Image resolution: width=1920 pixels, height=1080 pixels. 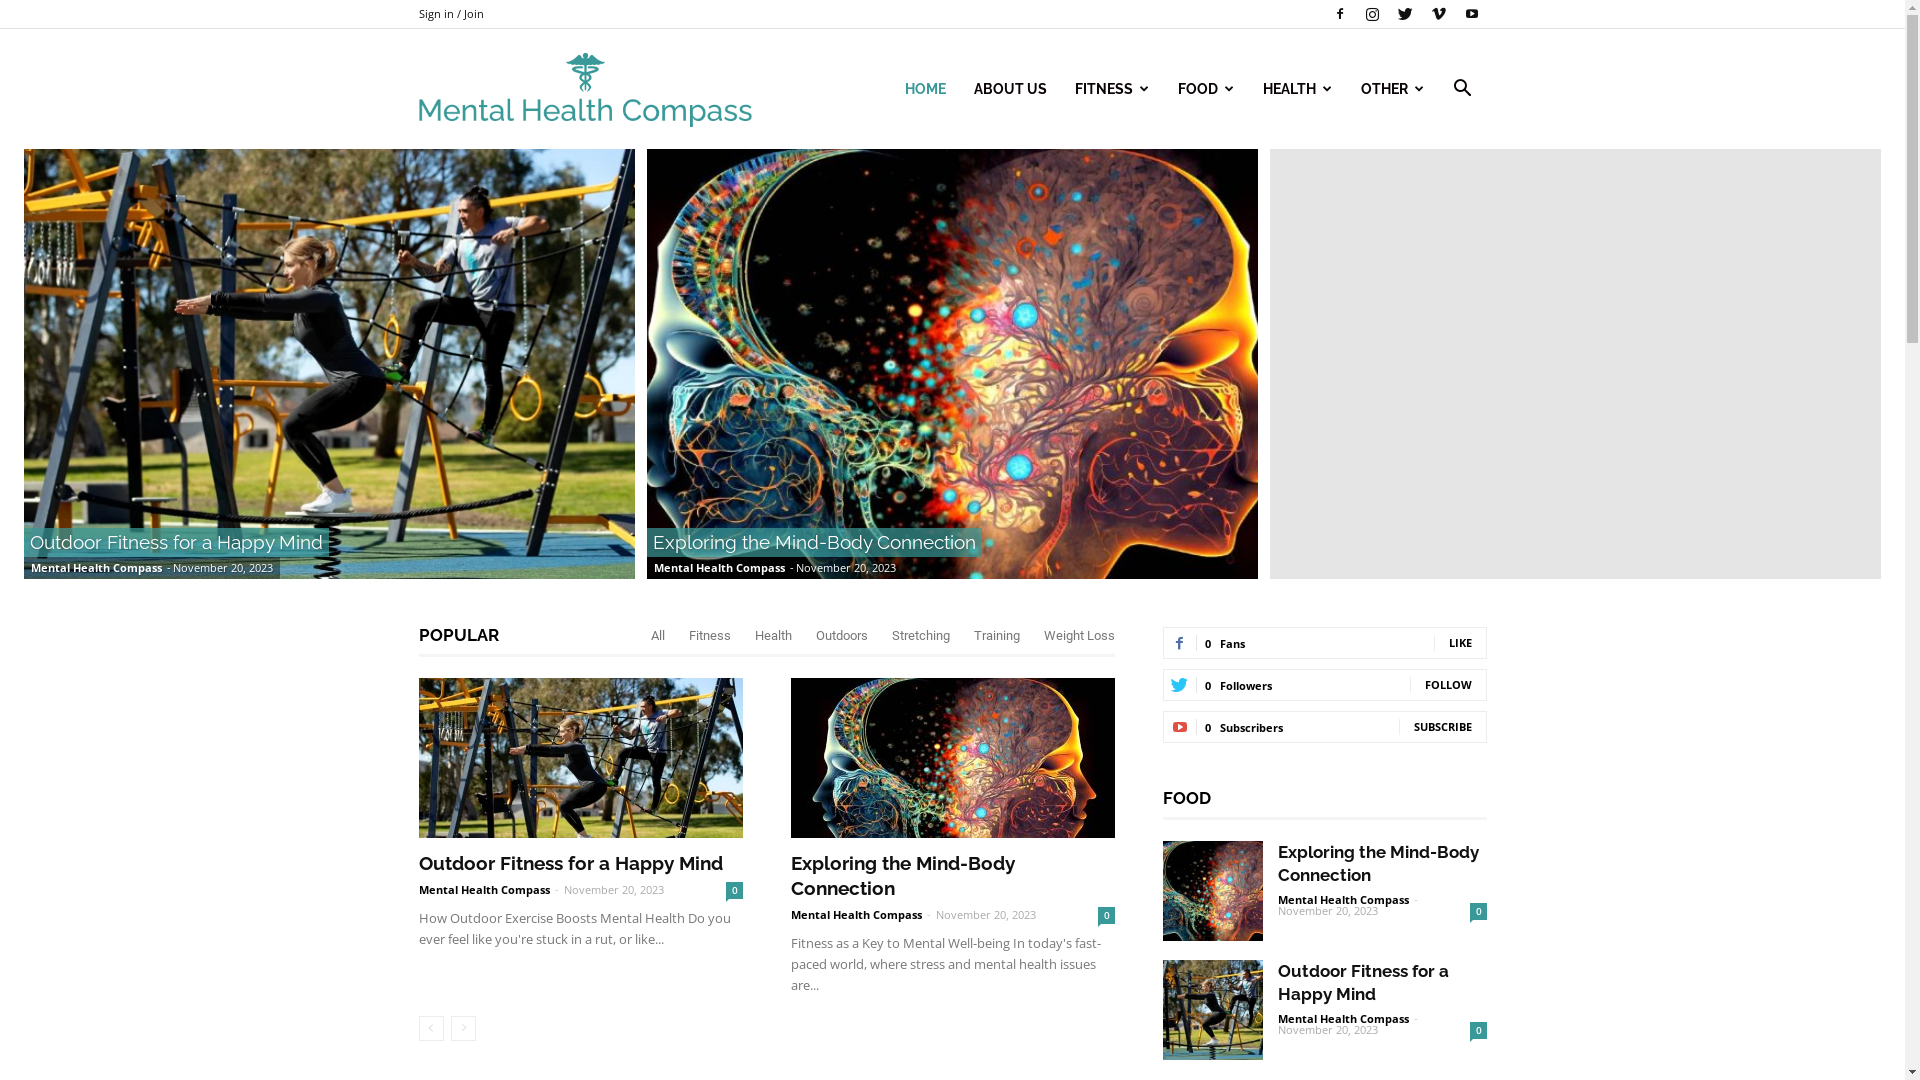 I want to click on 'Weight Loss', so click(x=1078, y=635).